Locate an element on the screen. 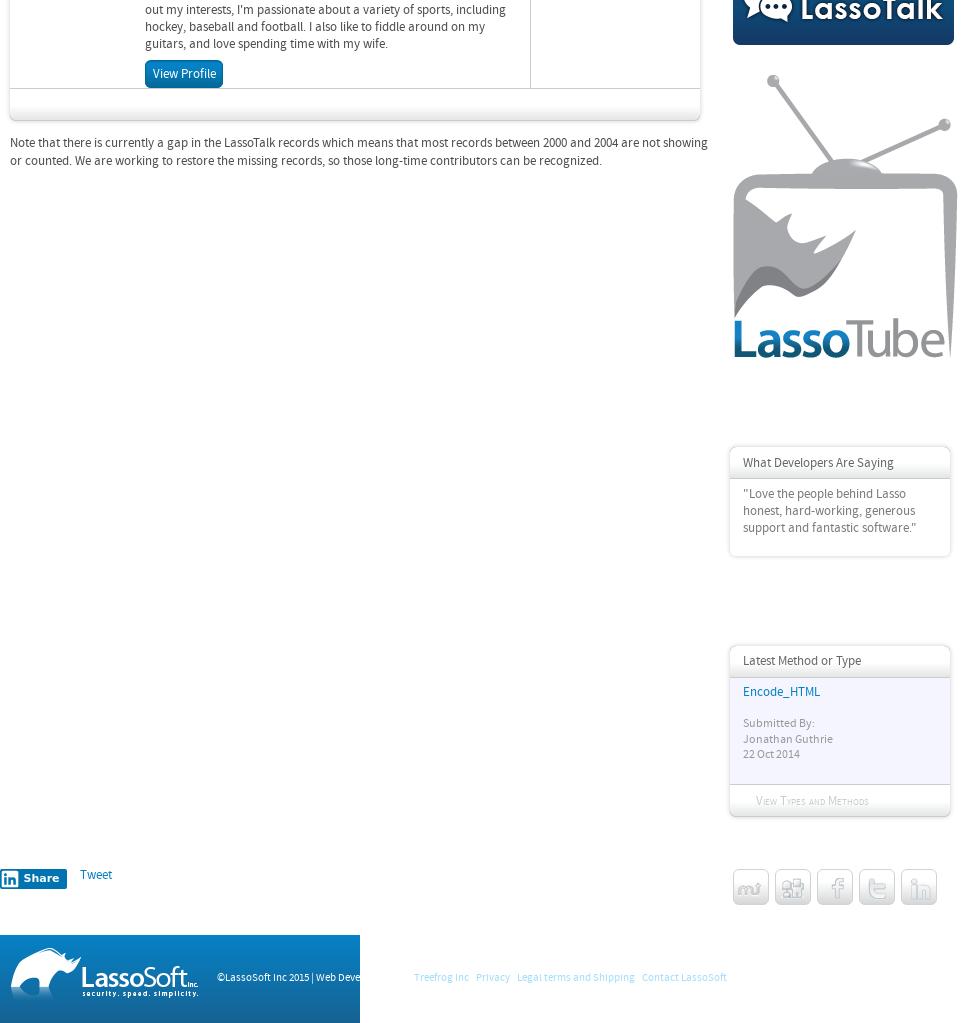 Image resolution: width=964 pixels, height=1023 pixels. 'Jonathan Guthrie' is located at coordinates (787, 738).